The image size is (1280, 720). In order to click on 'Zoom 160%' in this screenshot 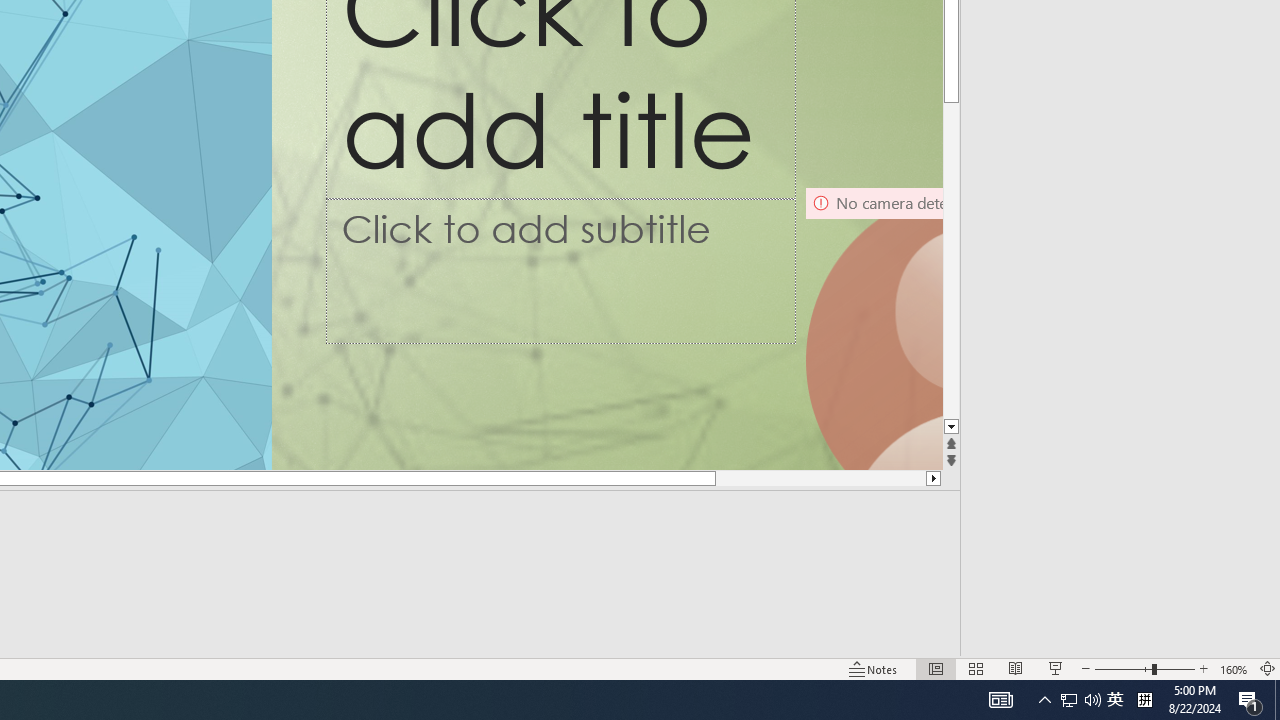, I will do `click(1233, 669)`.